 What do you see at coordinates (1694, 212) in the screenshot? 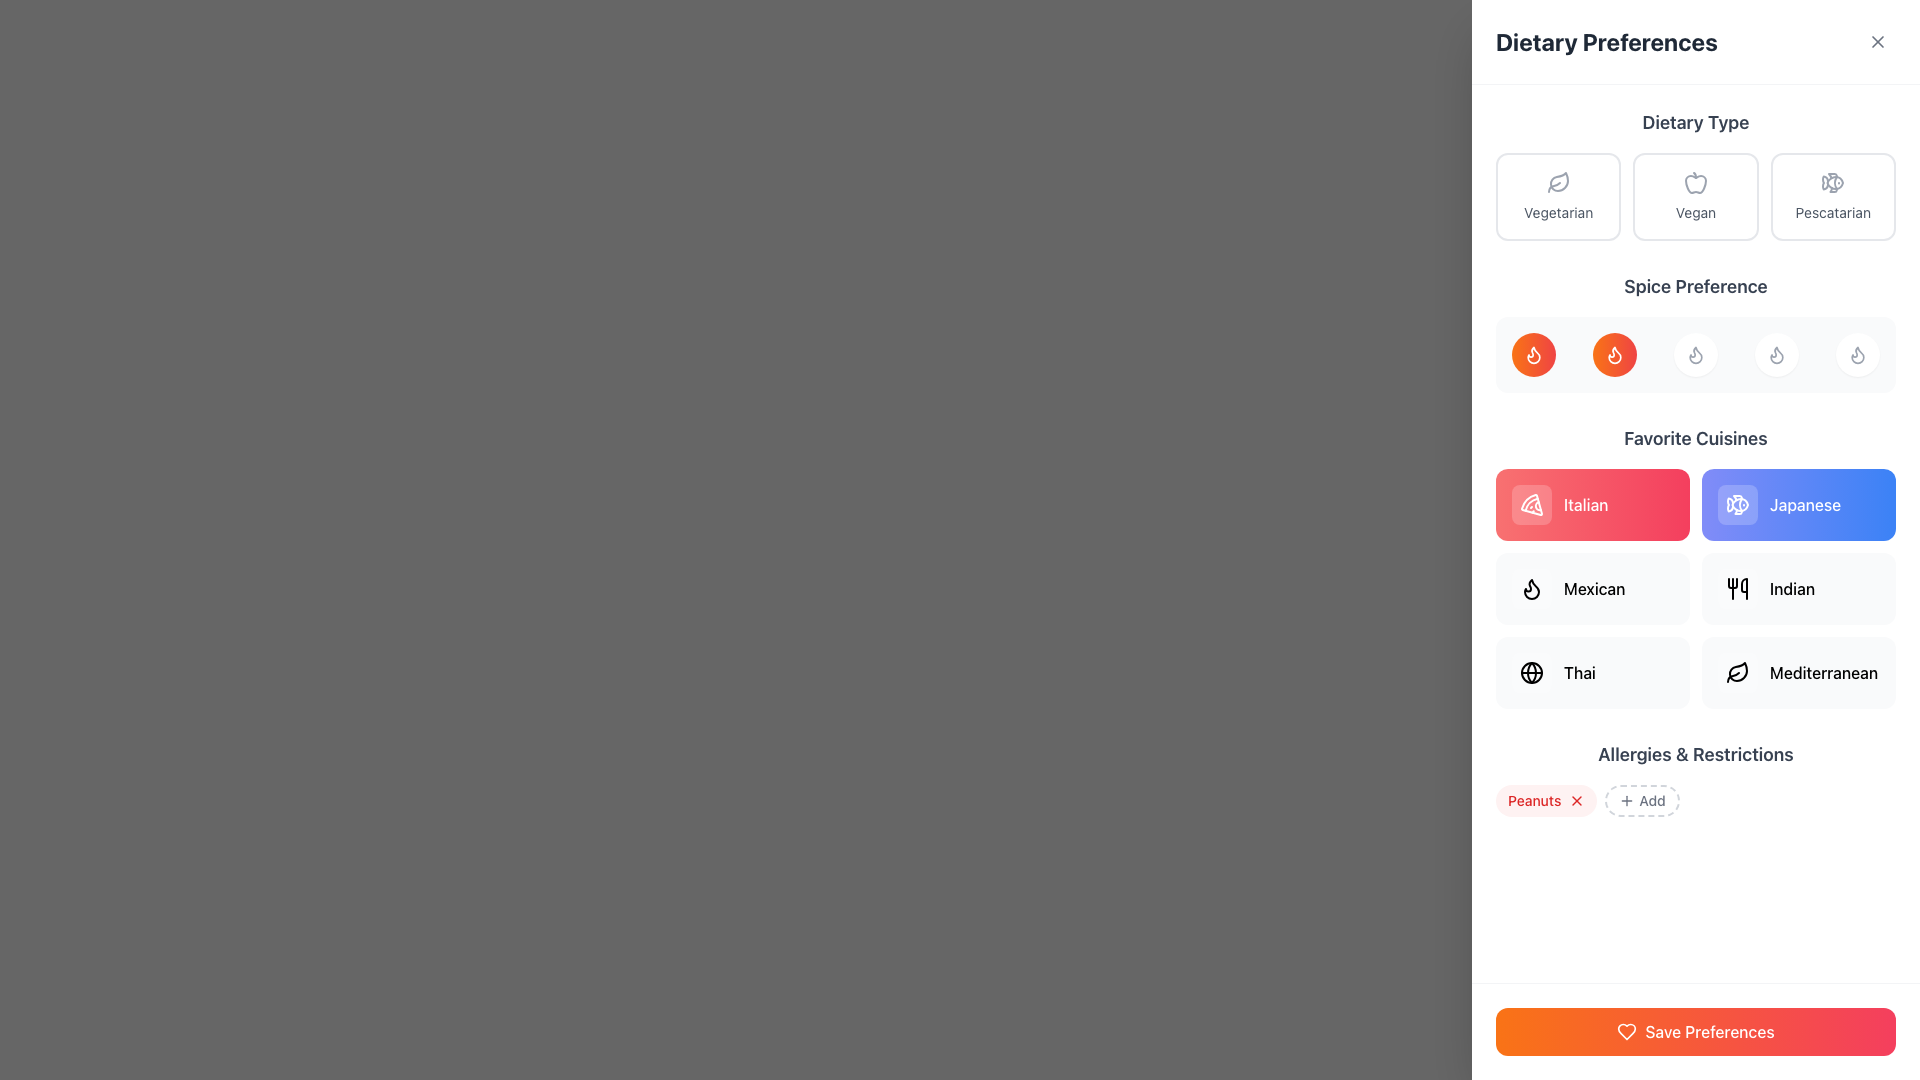
I see `the text label displaying the word 'Vegan' which is part of the 'Dietary Type' category, located below the apple icon` at bounding box center [1694, 212].